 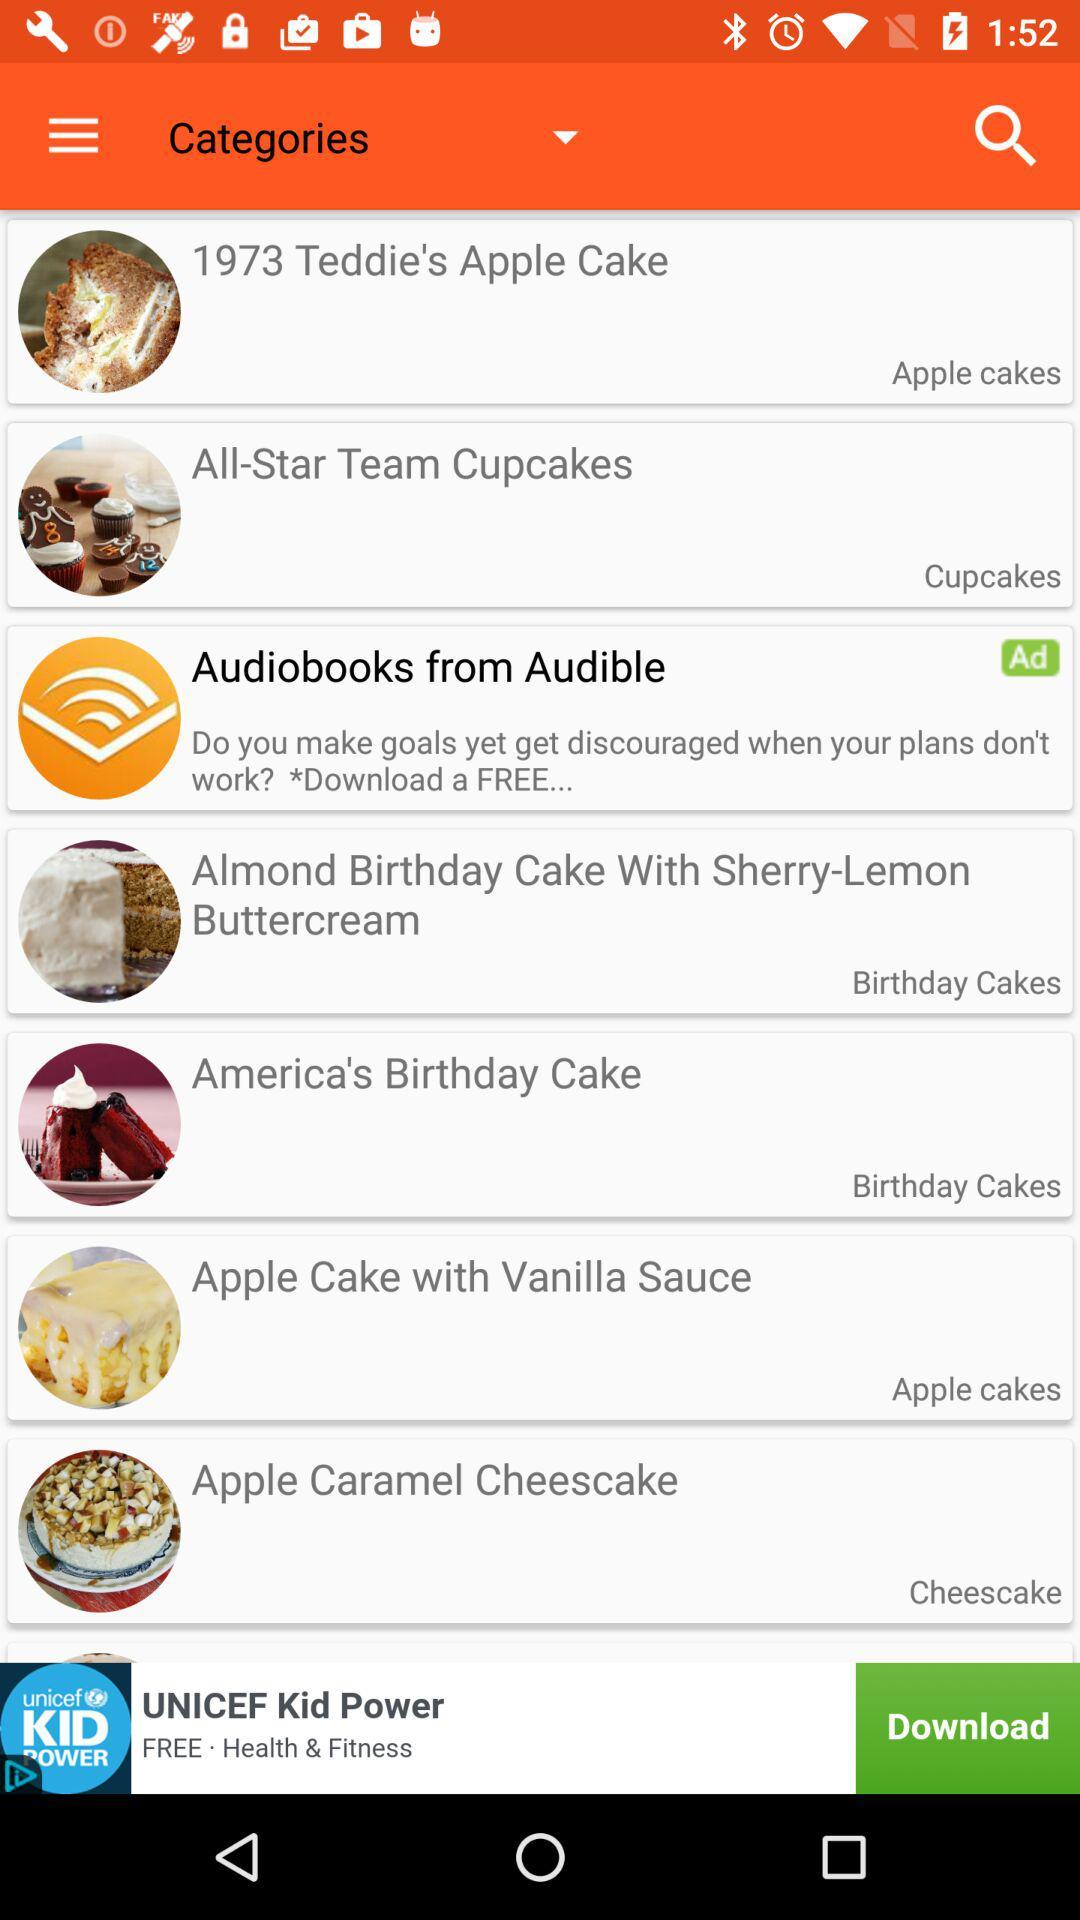 What do you see at coordinates (594, 665) in the screenshot?
I see `item above do you make` at bounding box center [594, 665].